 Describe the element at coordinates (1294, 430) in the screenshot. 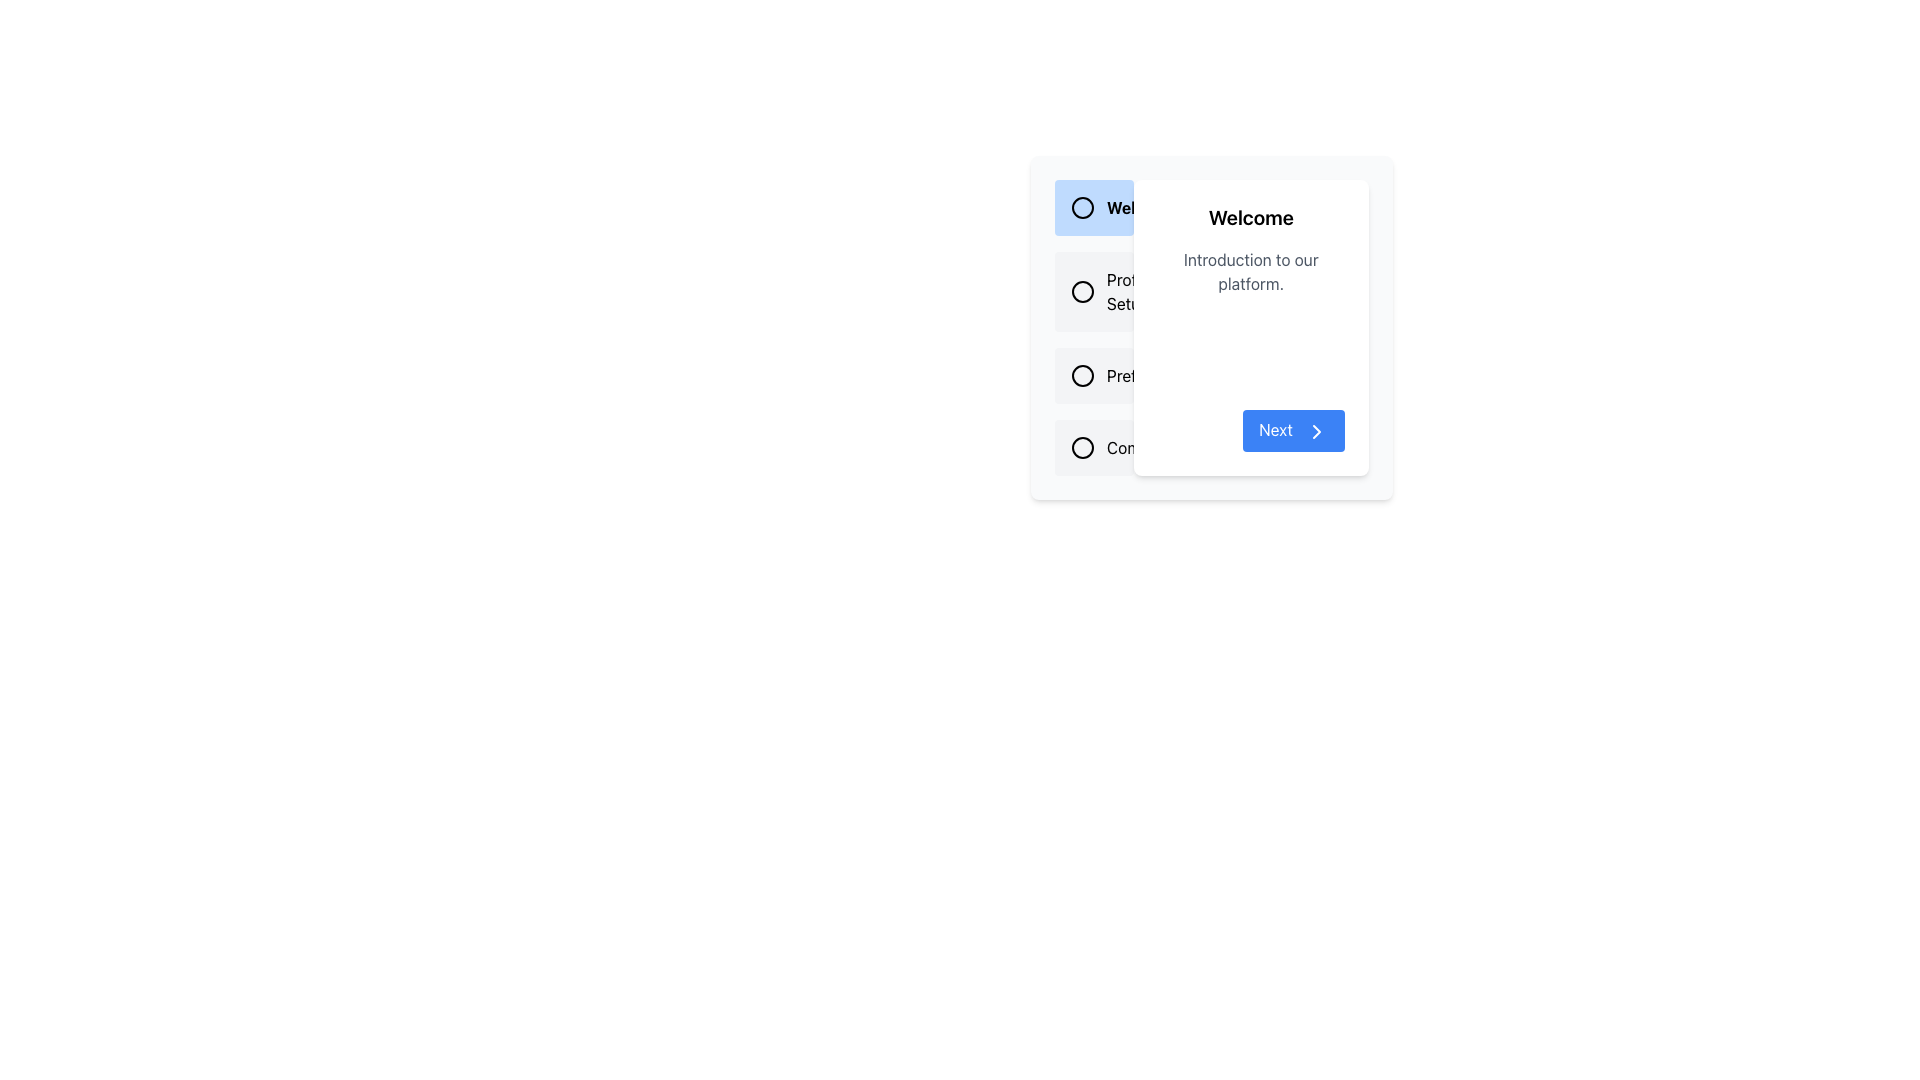

I see `the 'Next' button located at the bottom-right corner of the white card` at that location.